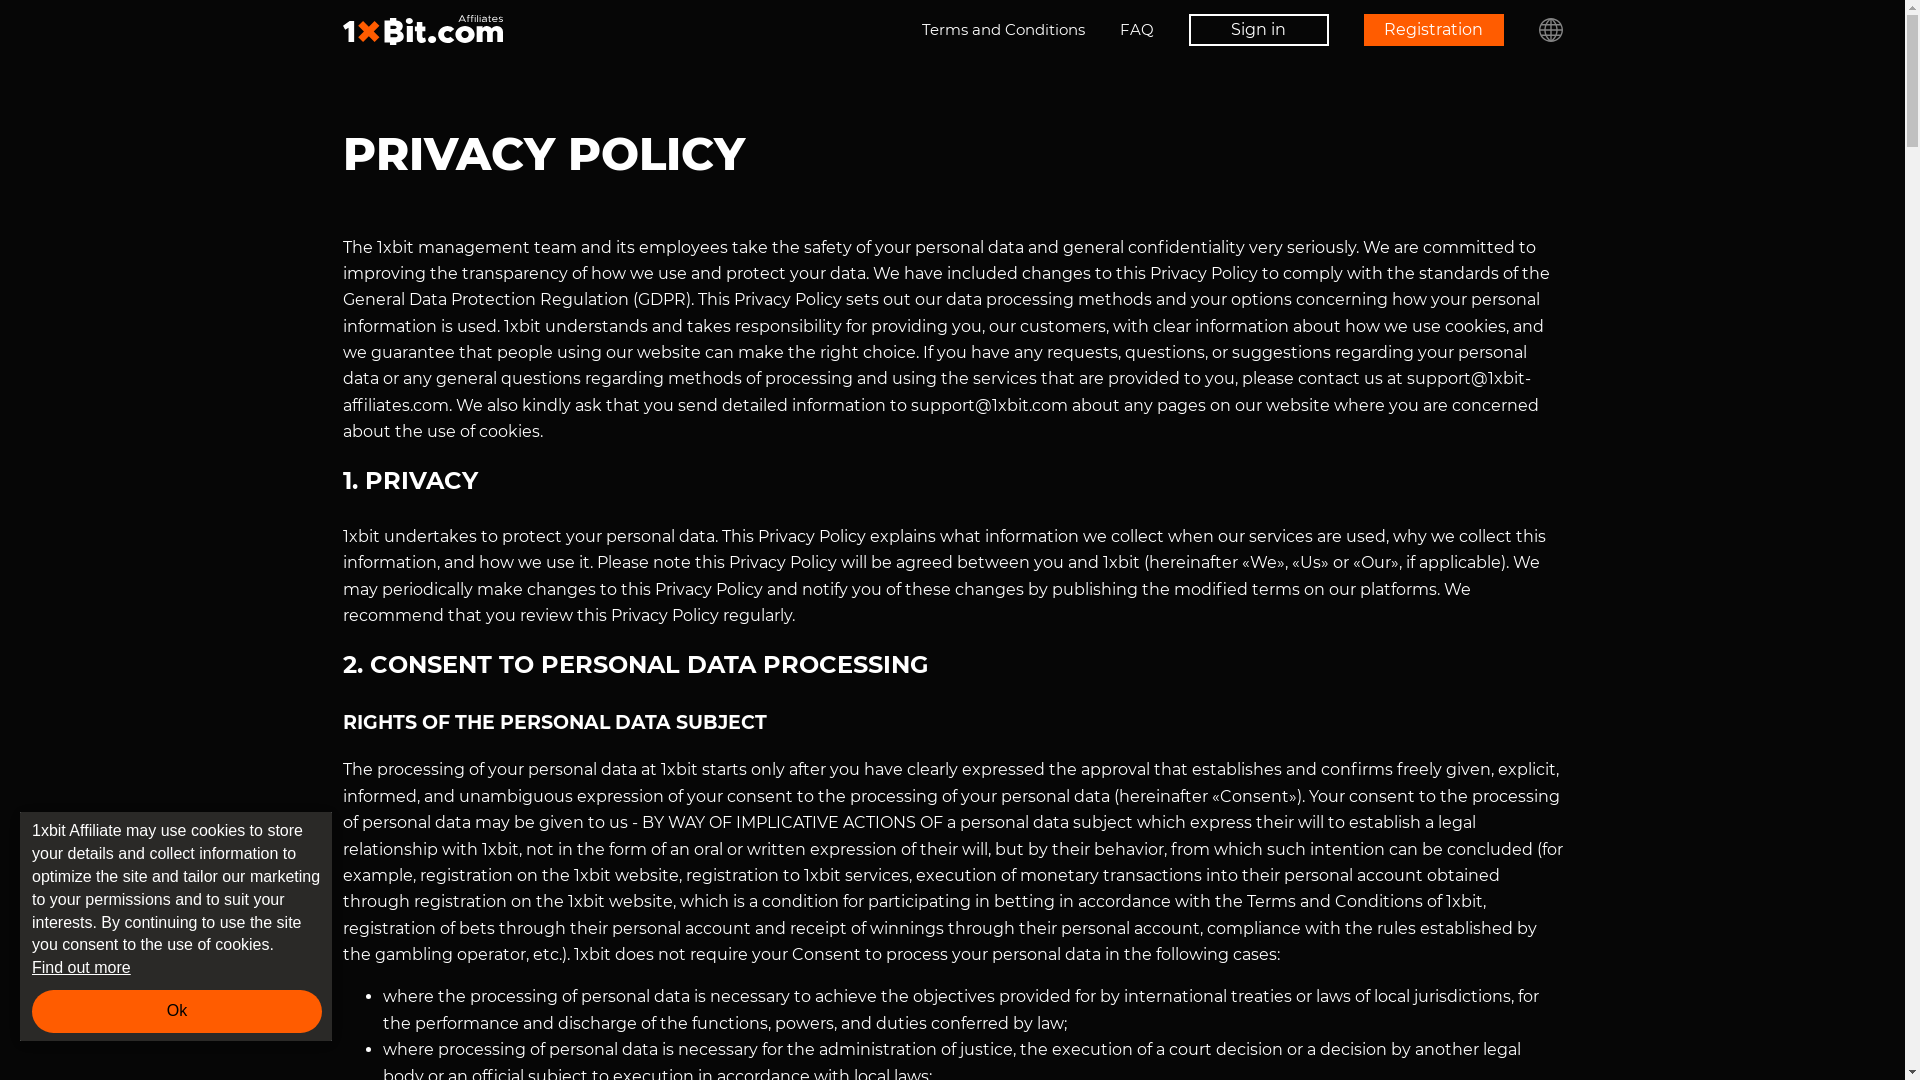 This screenshot has height=1080, width=1920. What do you see at coordinates (1003, 30) in the screenshot?
I see `'Terms and Conditions'` at bounding box center [1003, 30].